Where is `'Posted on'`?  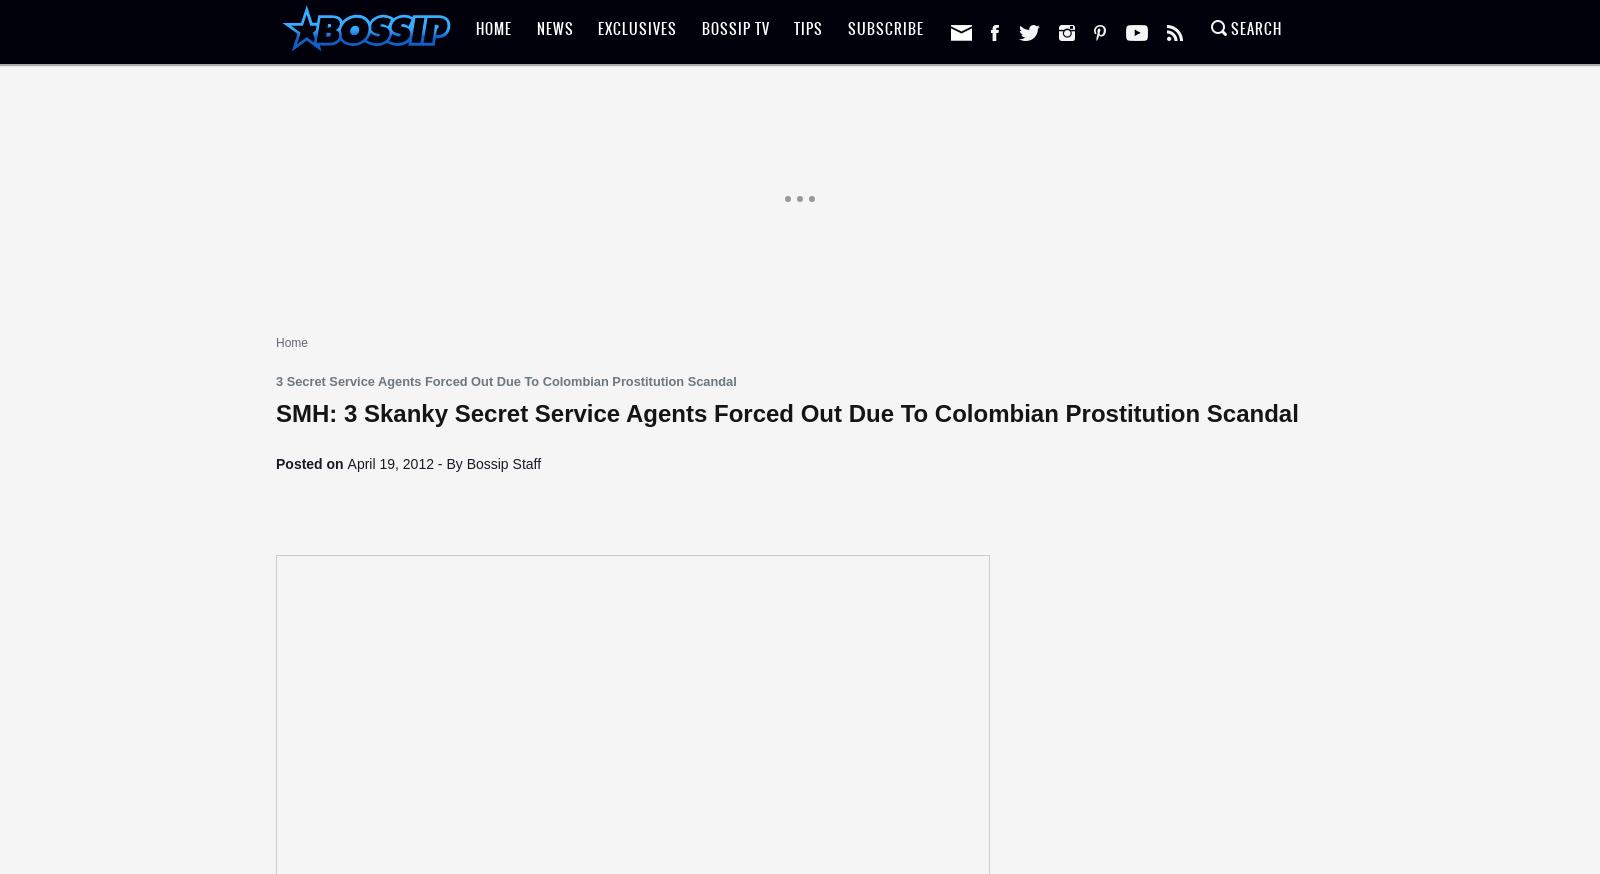 'Posted on' is located at coordinates (276, 463).